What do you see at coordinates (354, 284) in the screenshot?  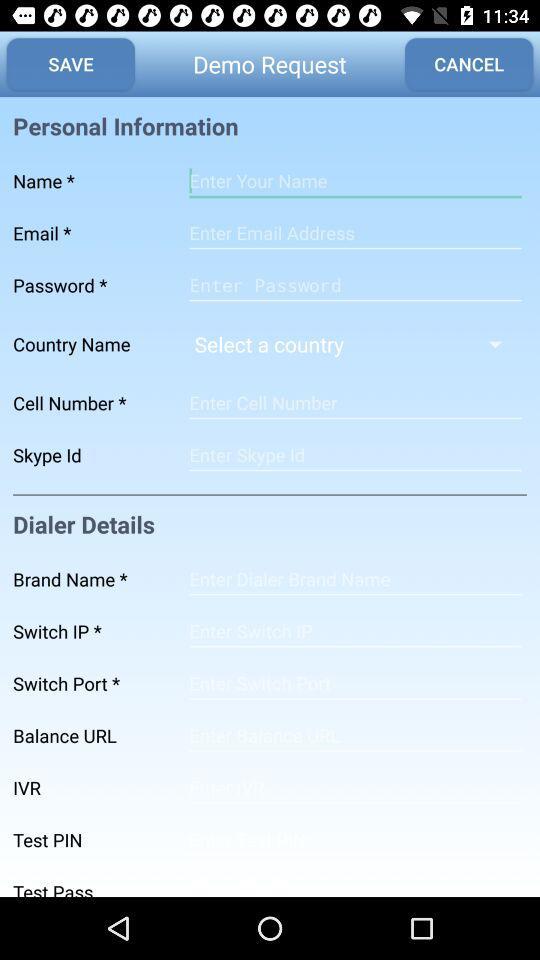 I see `new pega` at bounding box center [354, 284].